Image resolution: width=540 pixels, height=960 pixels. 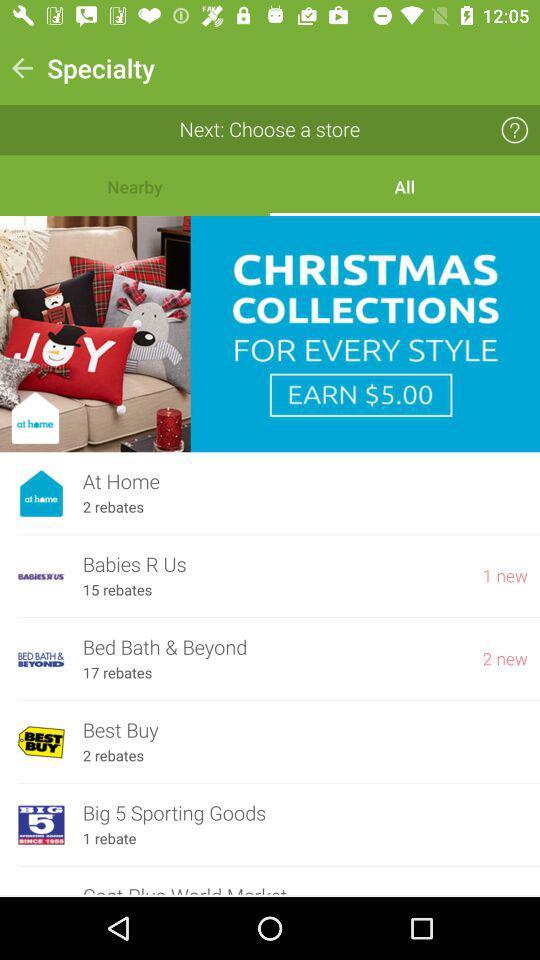 I want to click on the item next to the specialty, so click(x=21, y=68).